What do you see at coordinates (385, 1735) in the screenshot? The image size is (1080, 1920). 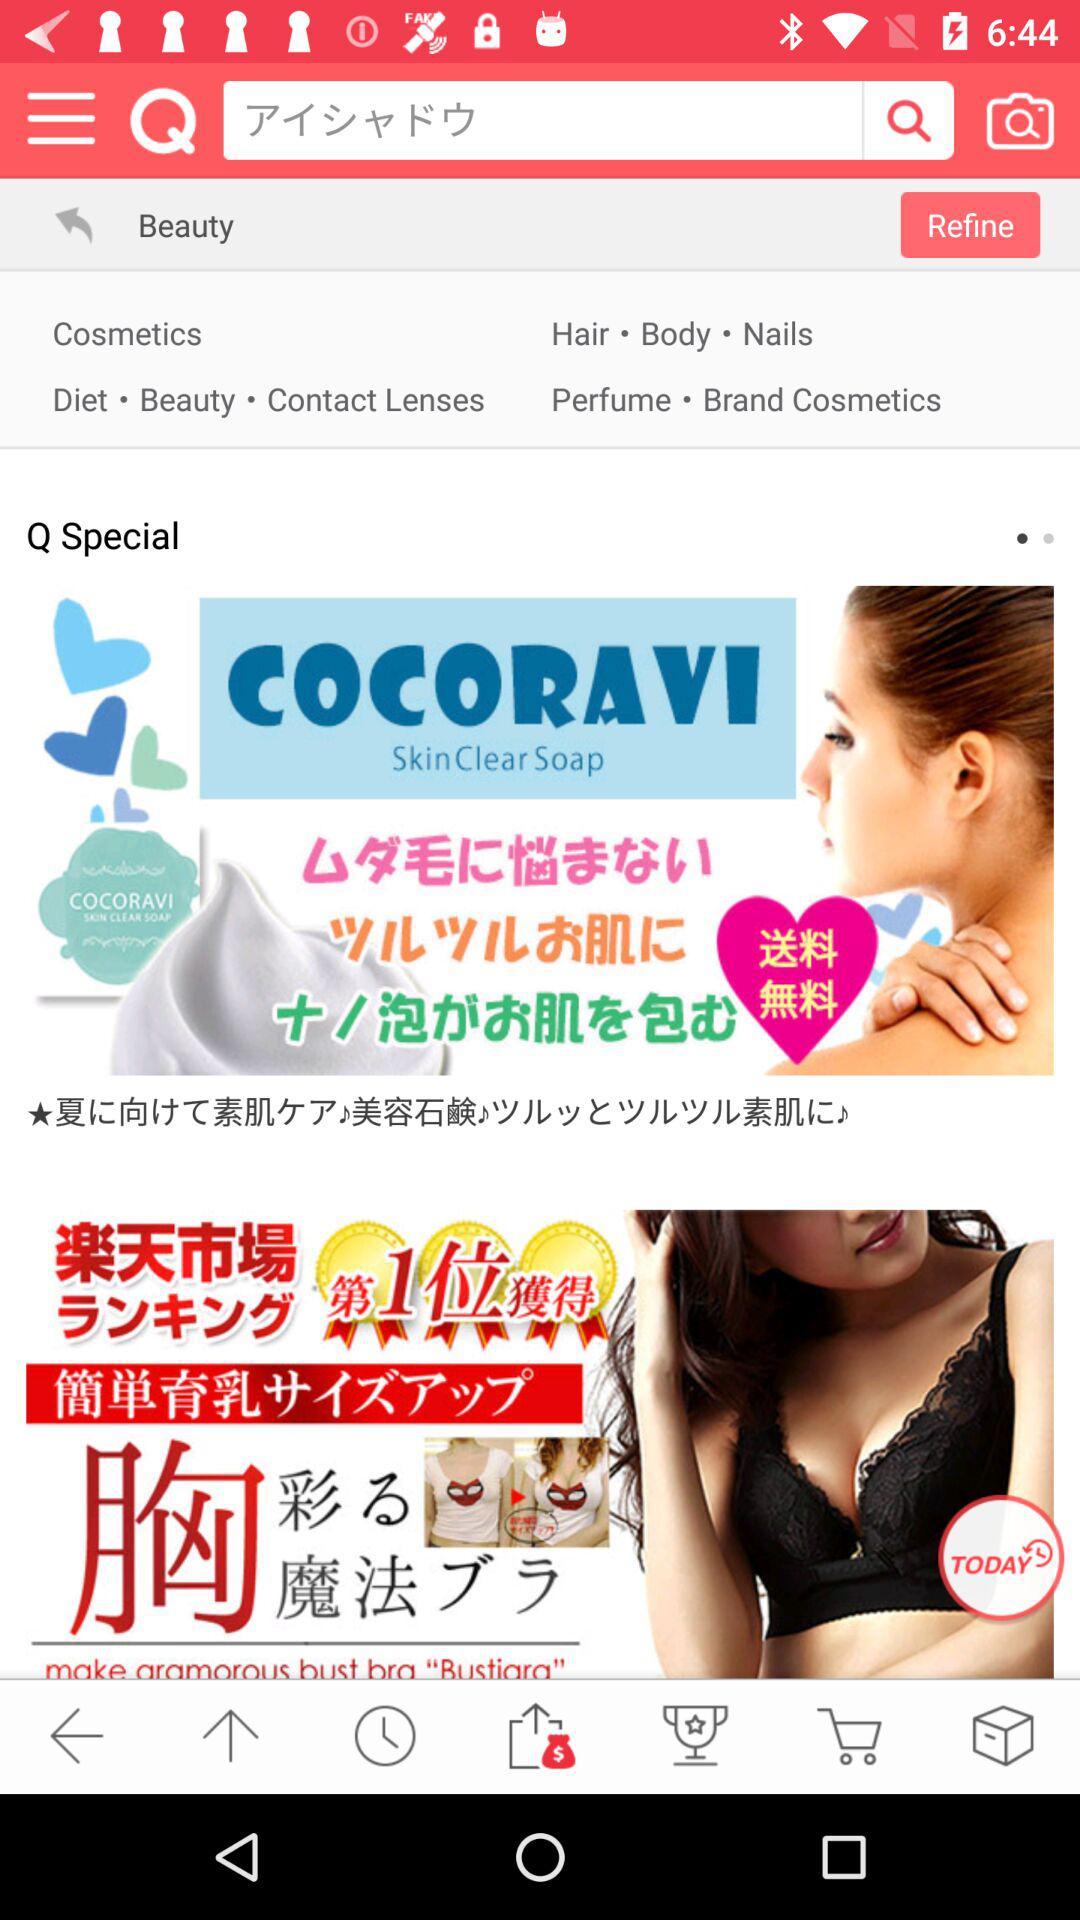 I see `clock icon` at bounding box center [385, 1735].